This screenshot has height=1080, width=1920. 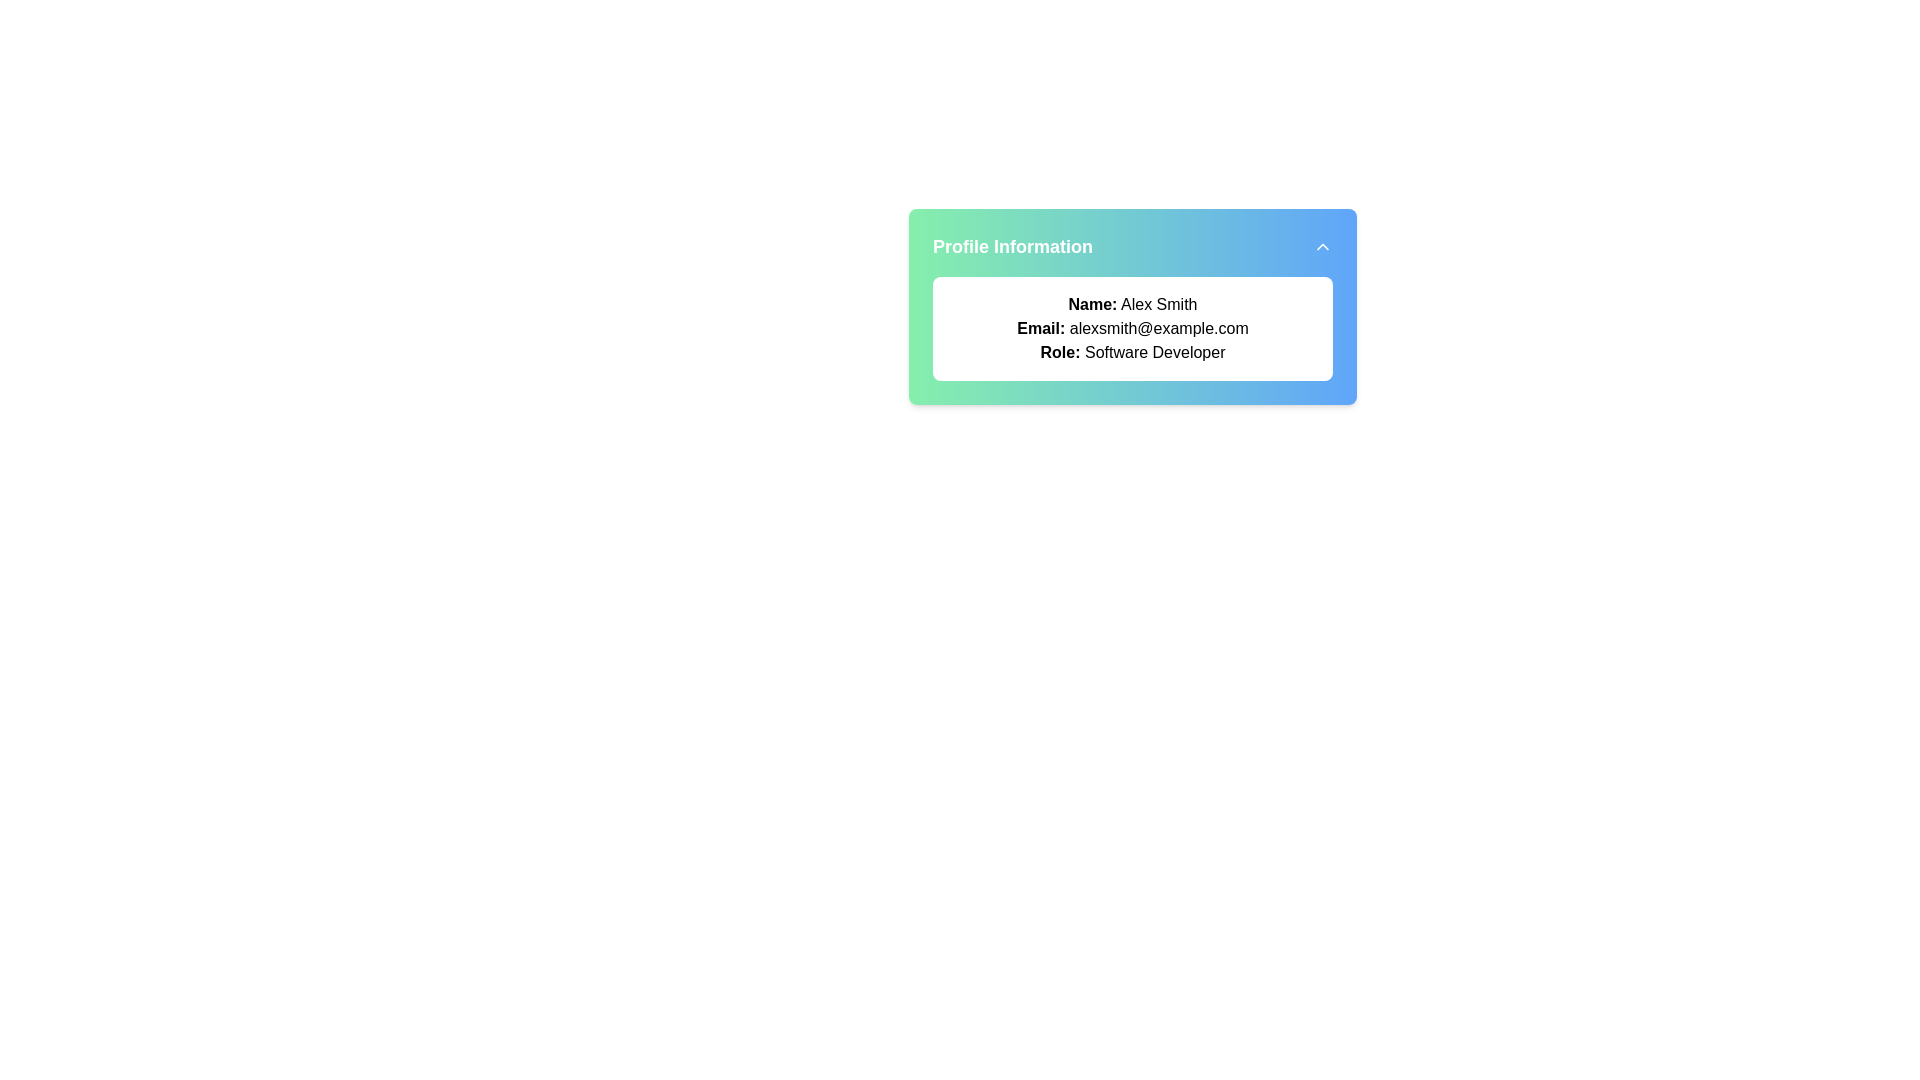 I want to click on the 'User Name' text label in the 'Profile Information' card, which is the first label in the vertical list and aligned to the left, so click(x=1092, y=304).